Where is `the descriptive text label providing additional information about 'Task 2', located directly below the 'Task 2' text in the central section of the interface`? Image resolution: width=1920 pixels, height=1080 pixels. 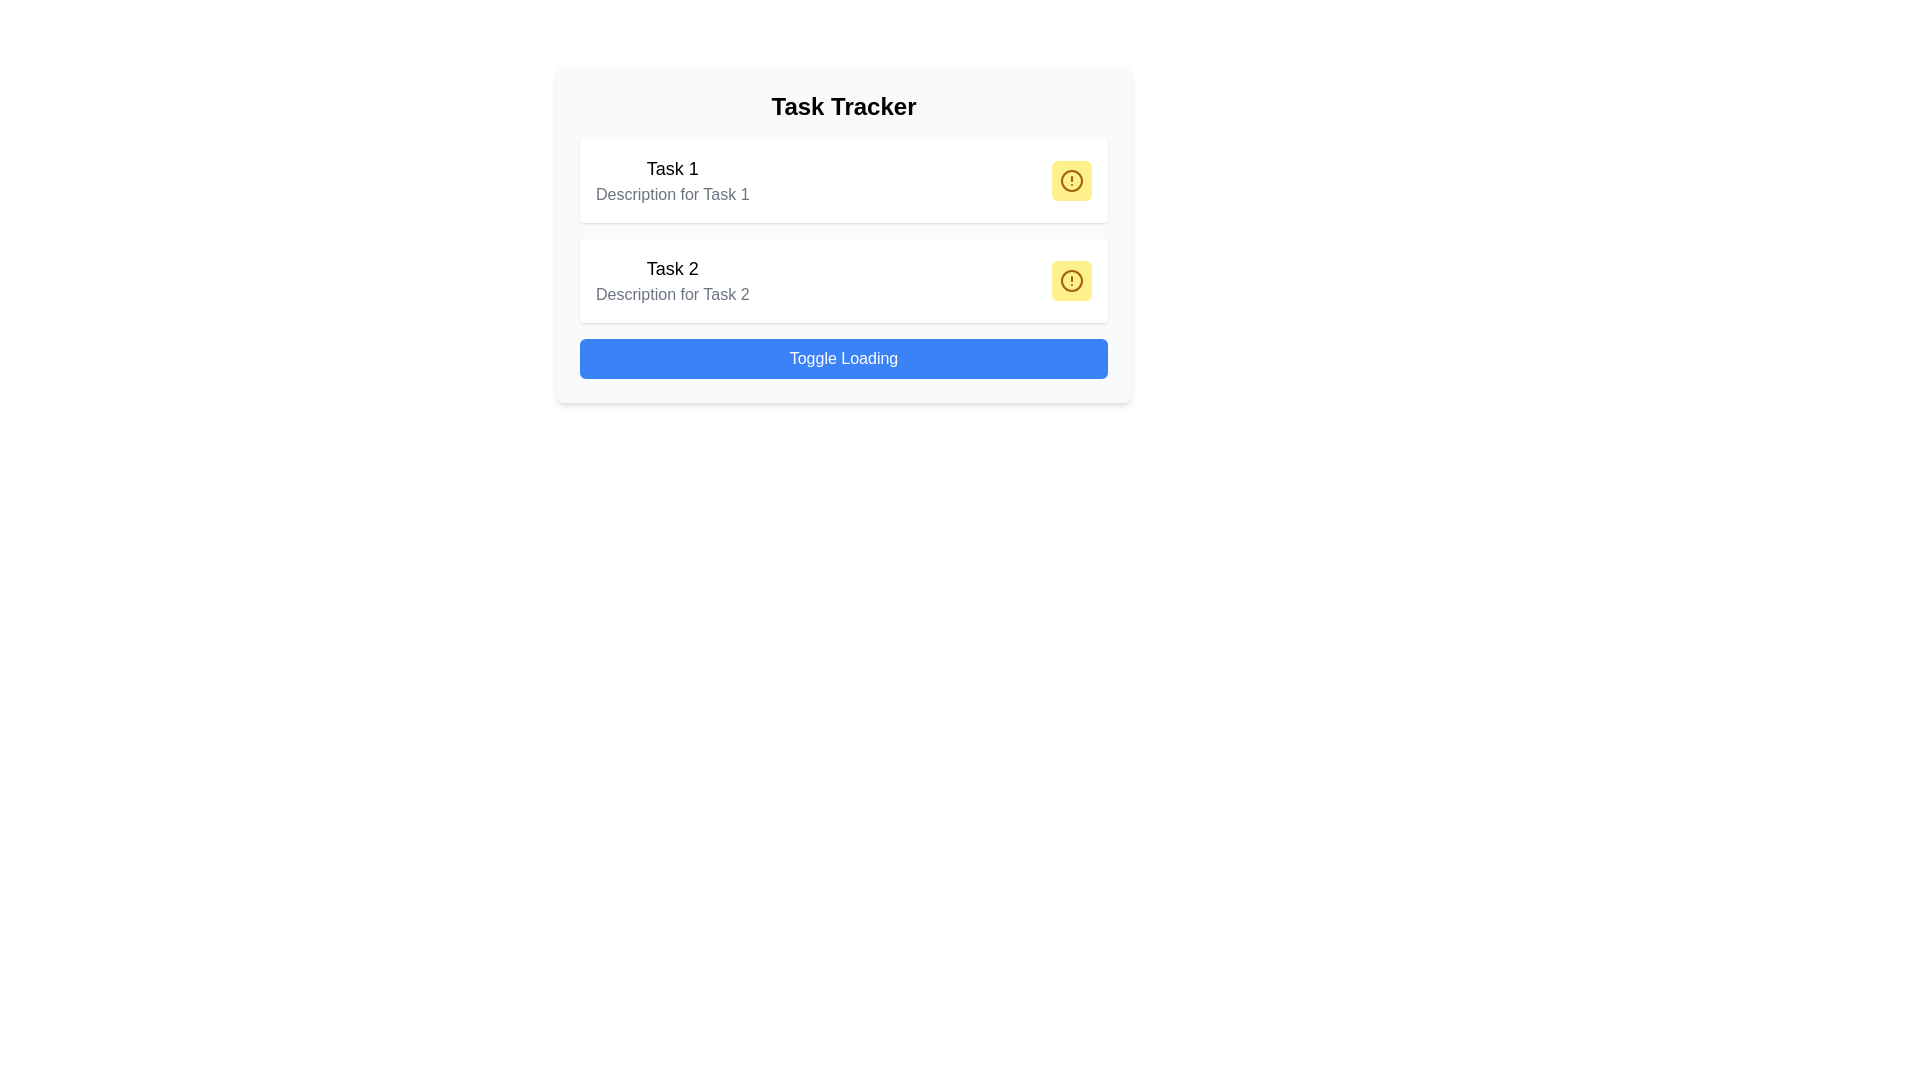 the descriptive text label providing additional information about 'Task 2', located directly below the 'Task 2' text in the central section of the interface is located at coordinates (672, 294).